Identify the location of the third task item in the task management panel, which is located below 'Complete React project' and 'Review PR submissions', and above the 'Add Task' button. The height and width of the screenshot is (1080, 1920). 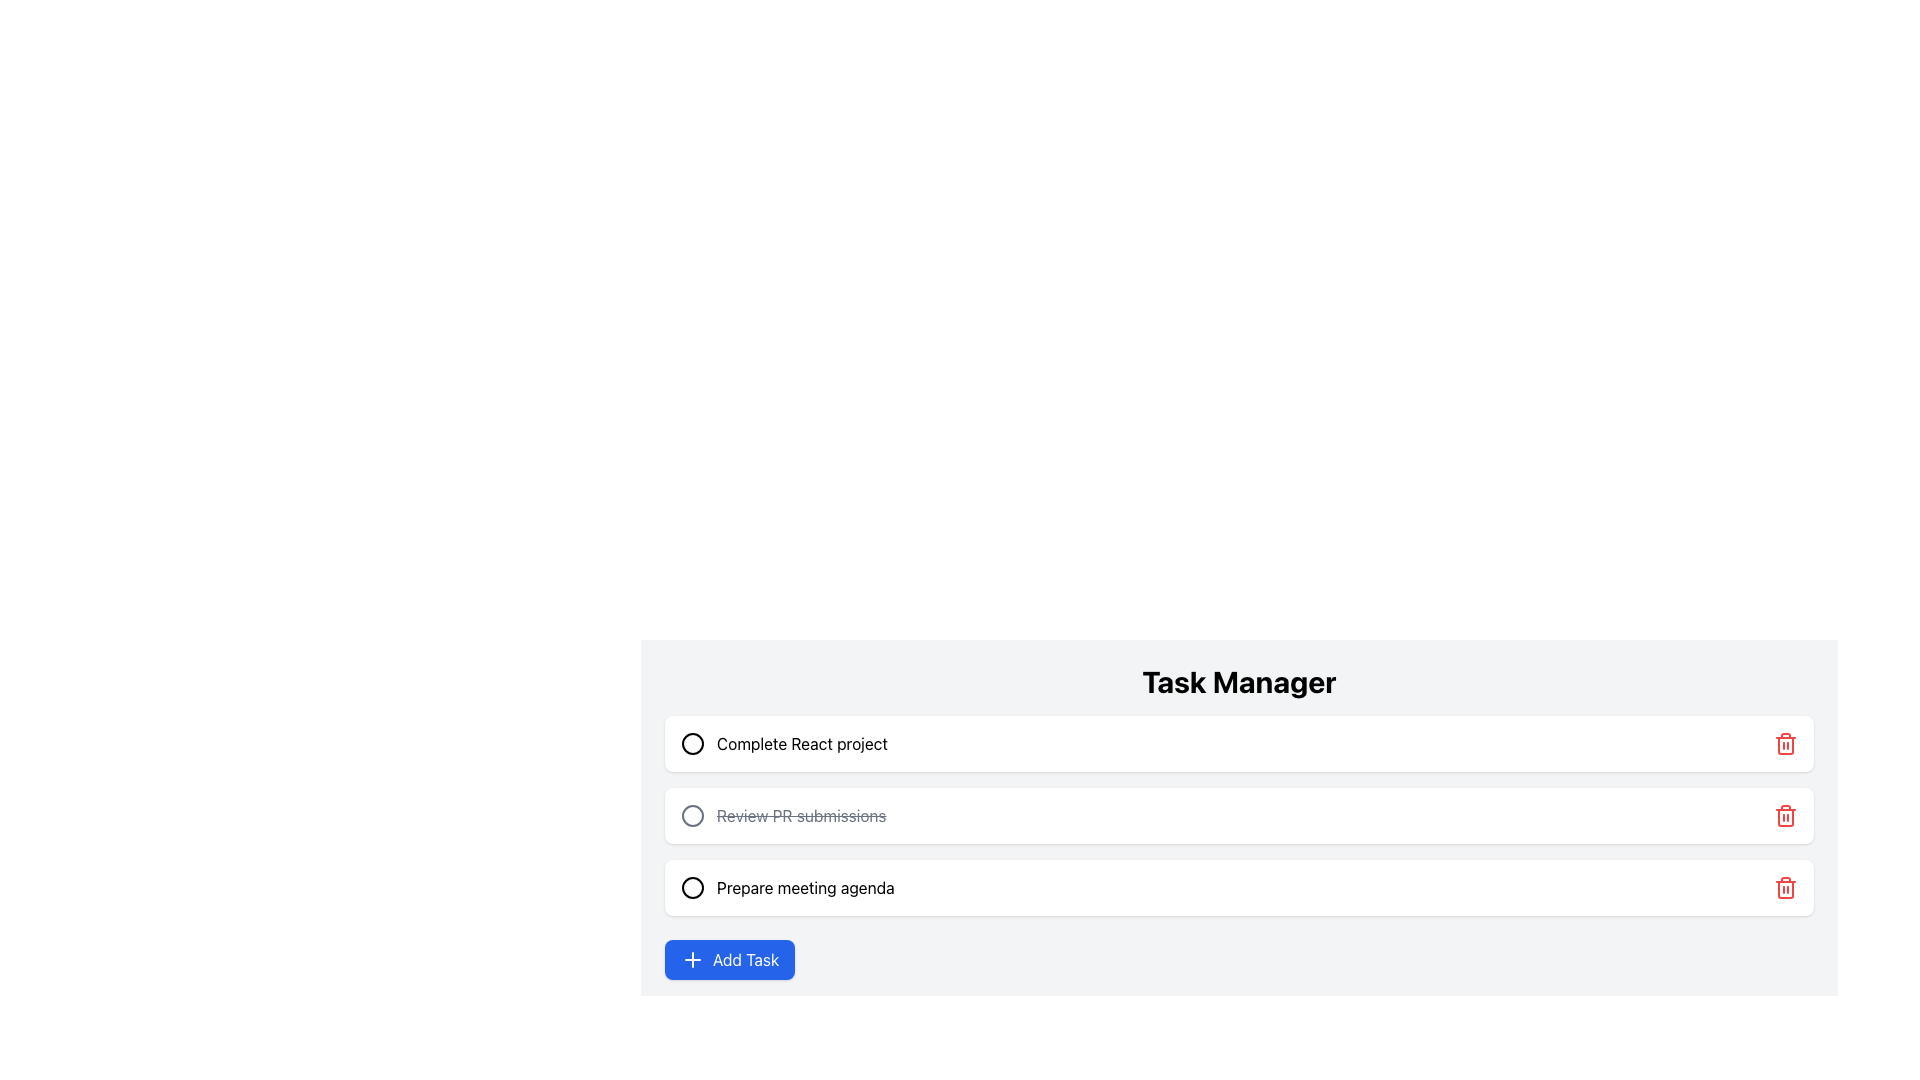
(805, 886).